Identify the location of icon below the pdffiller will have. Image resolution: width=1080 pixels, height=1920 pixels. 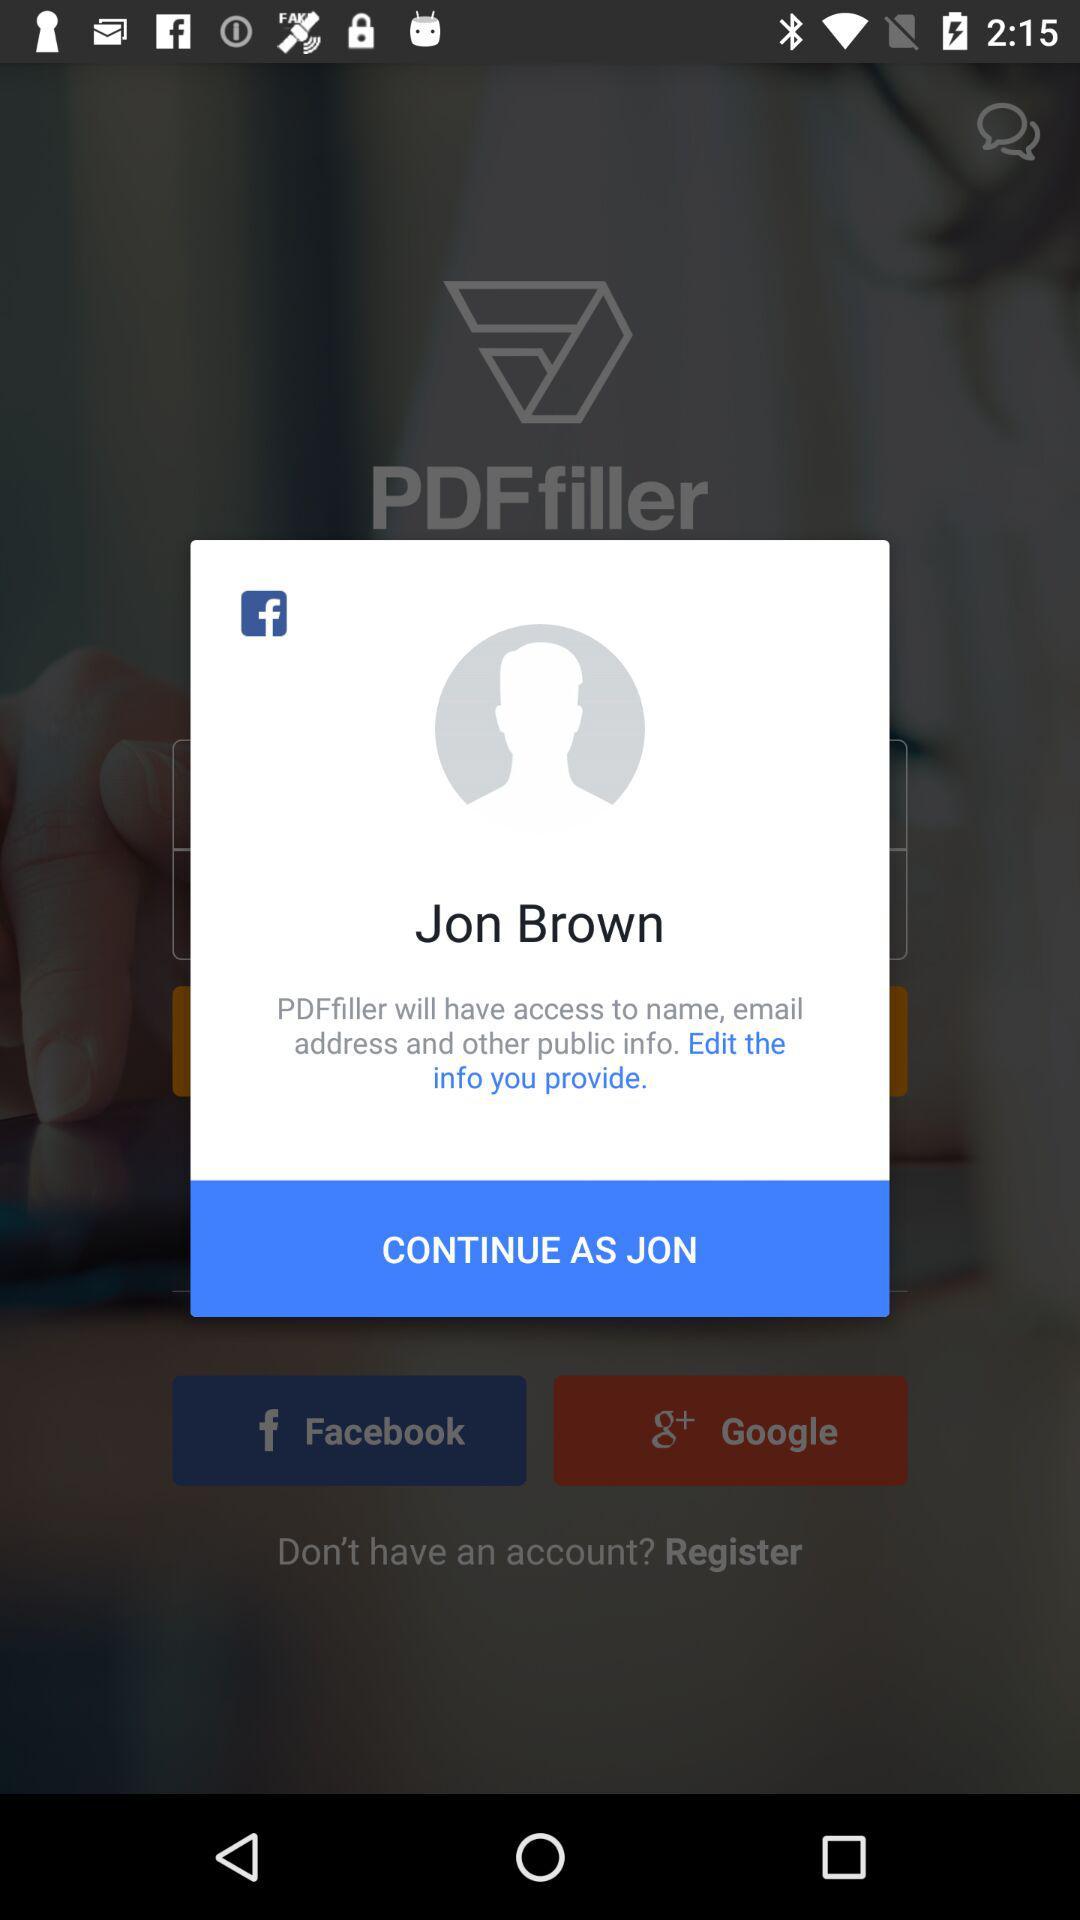
(540, 1247).